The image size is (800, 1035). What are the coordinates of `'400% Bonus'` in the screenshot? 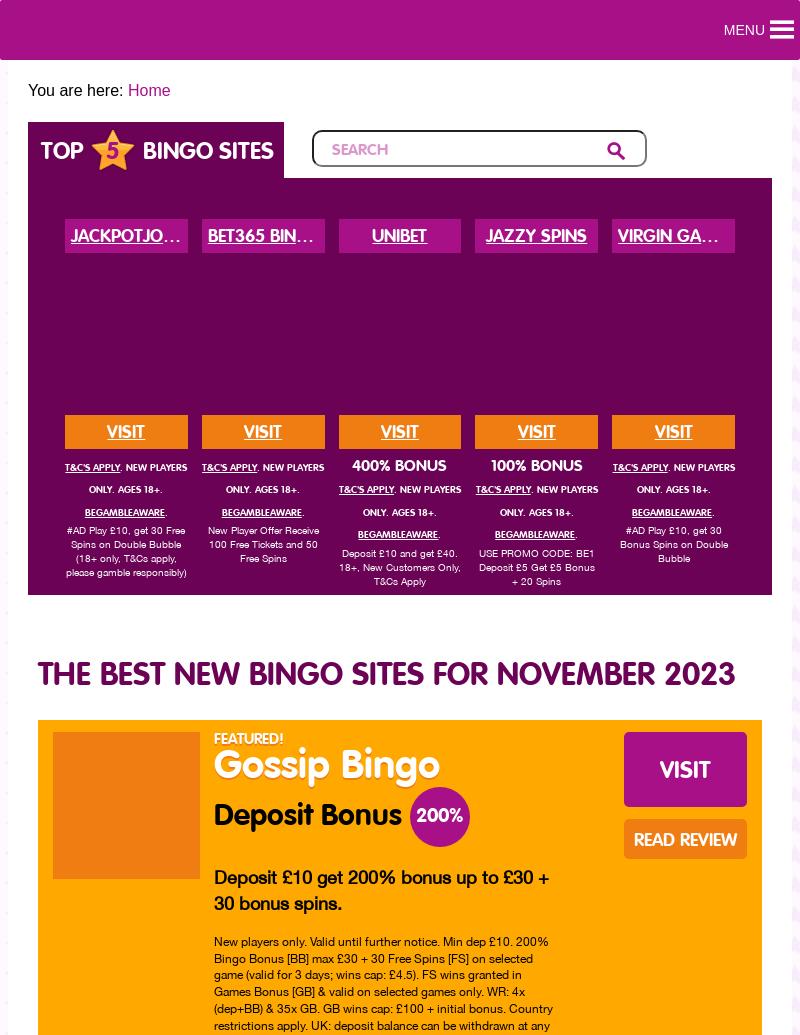 It's located at (398, 466).